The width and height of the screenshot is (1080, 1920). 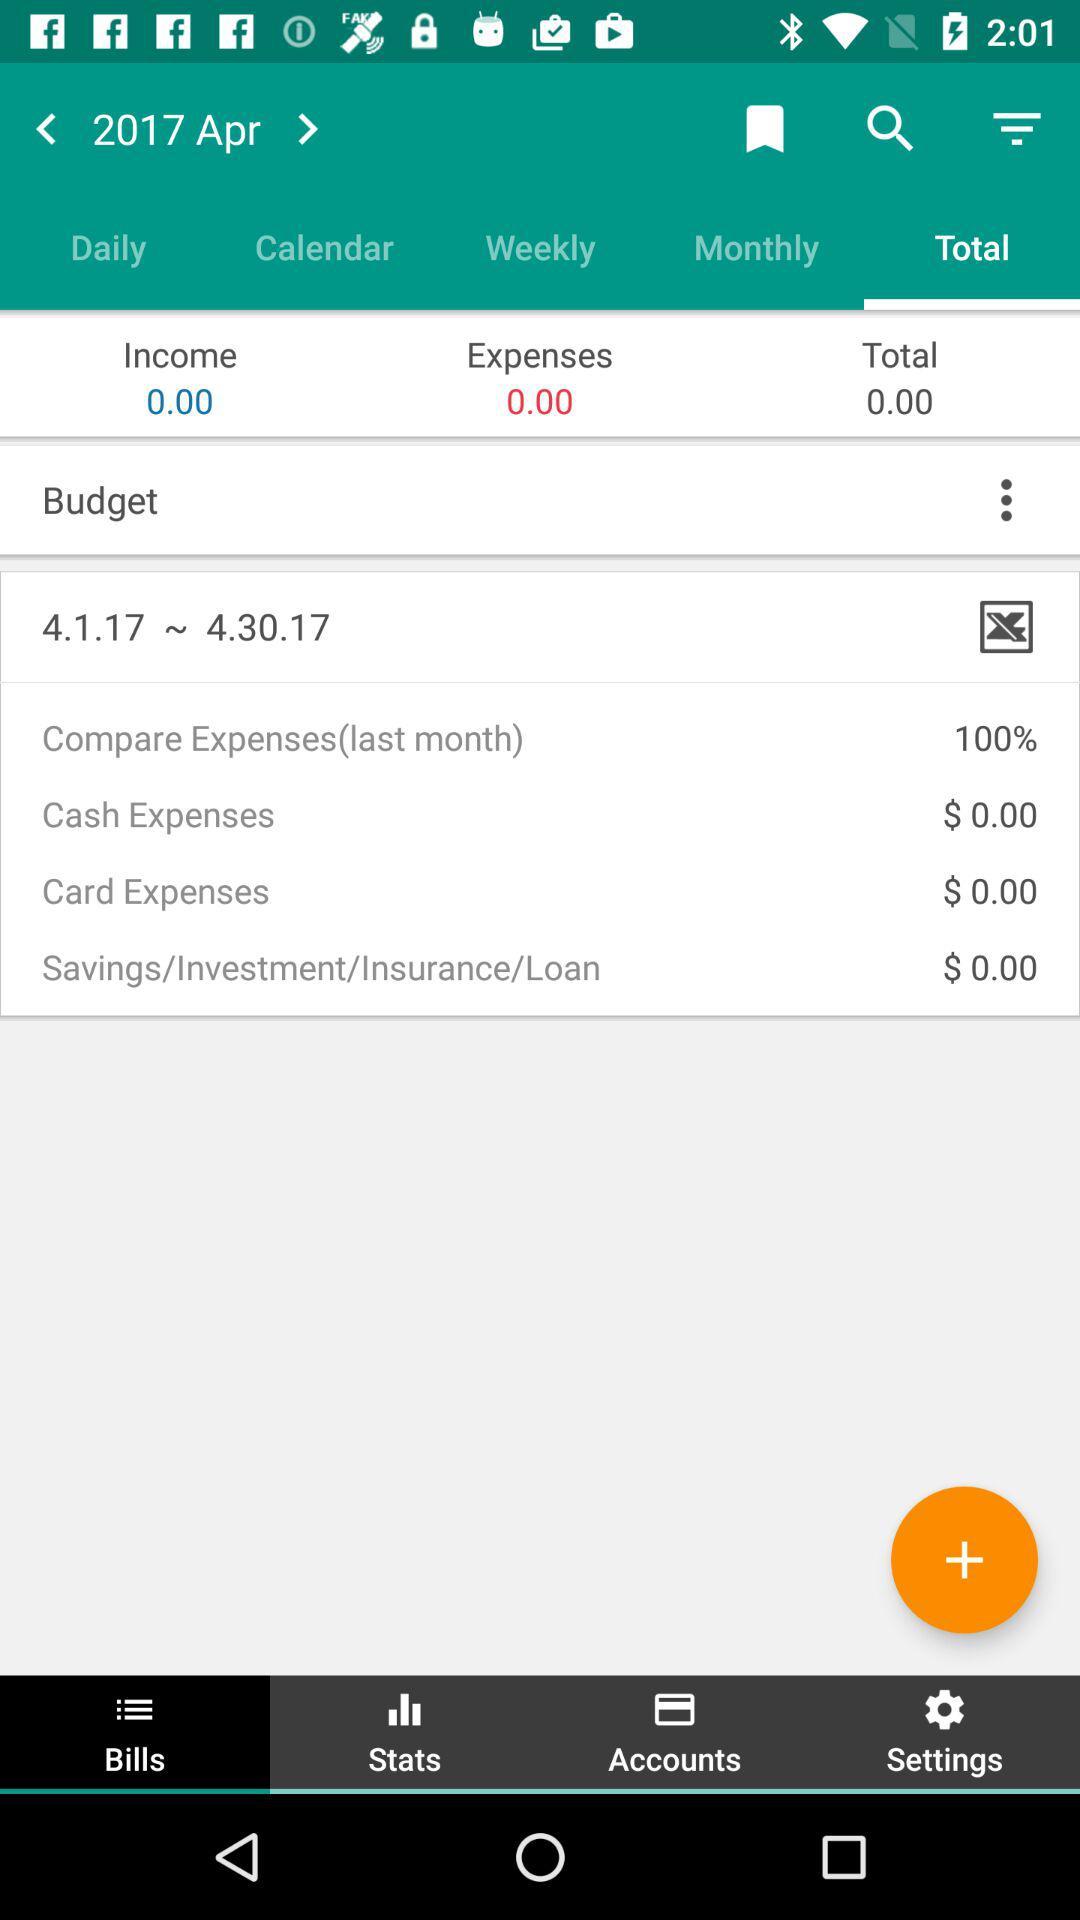 What do you see at coordinates (307, 127) in the screenshot?
I see `go to` at bounding box center [307, 127].